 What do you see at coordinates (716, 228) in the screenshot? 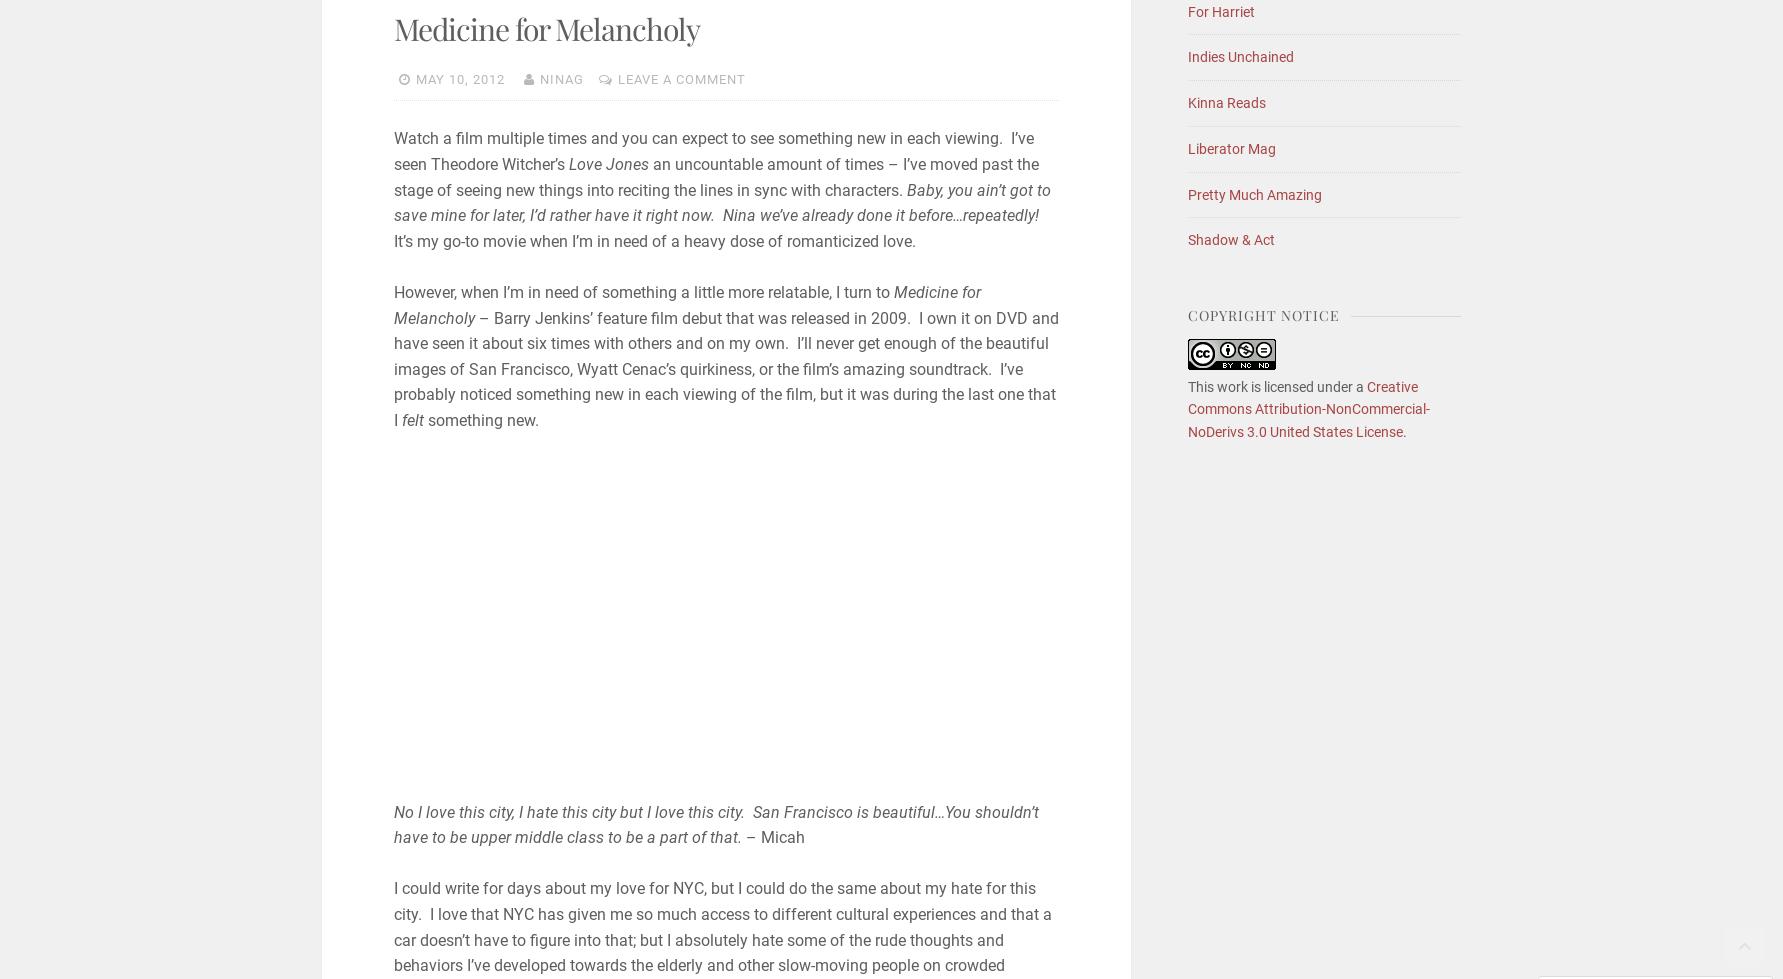
I see `'It’s my go-to movie when I’m in need of a heavy dose of romanticized love.'` at bounding box center [716, 228].